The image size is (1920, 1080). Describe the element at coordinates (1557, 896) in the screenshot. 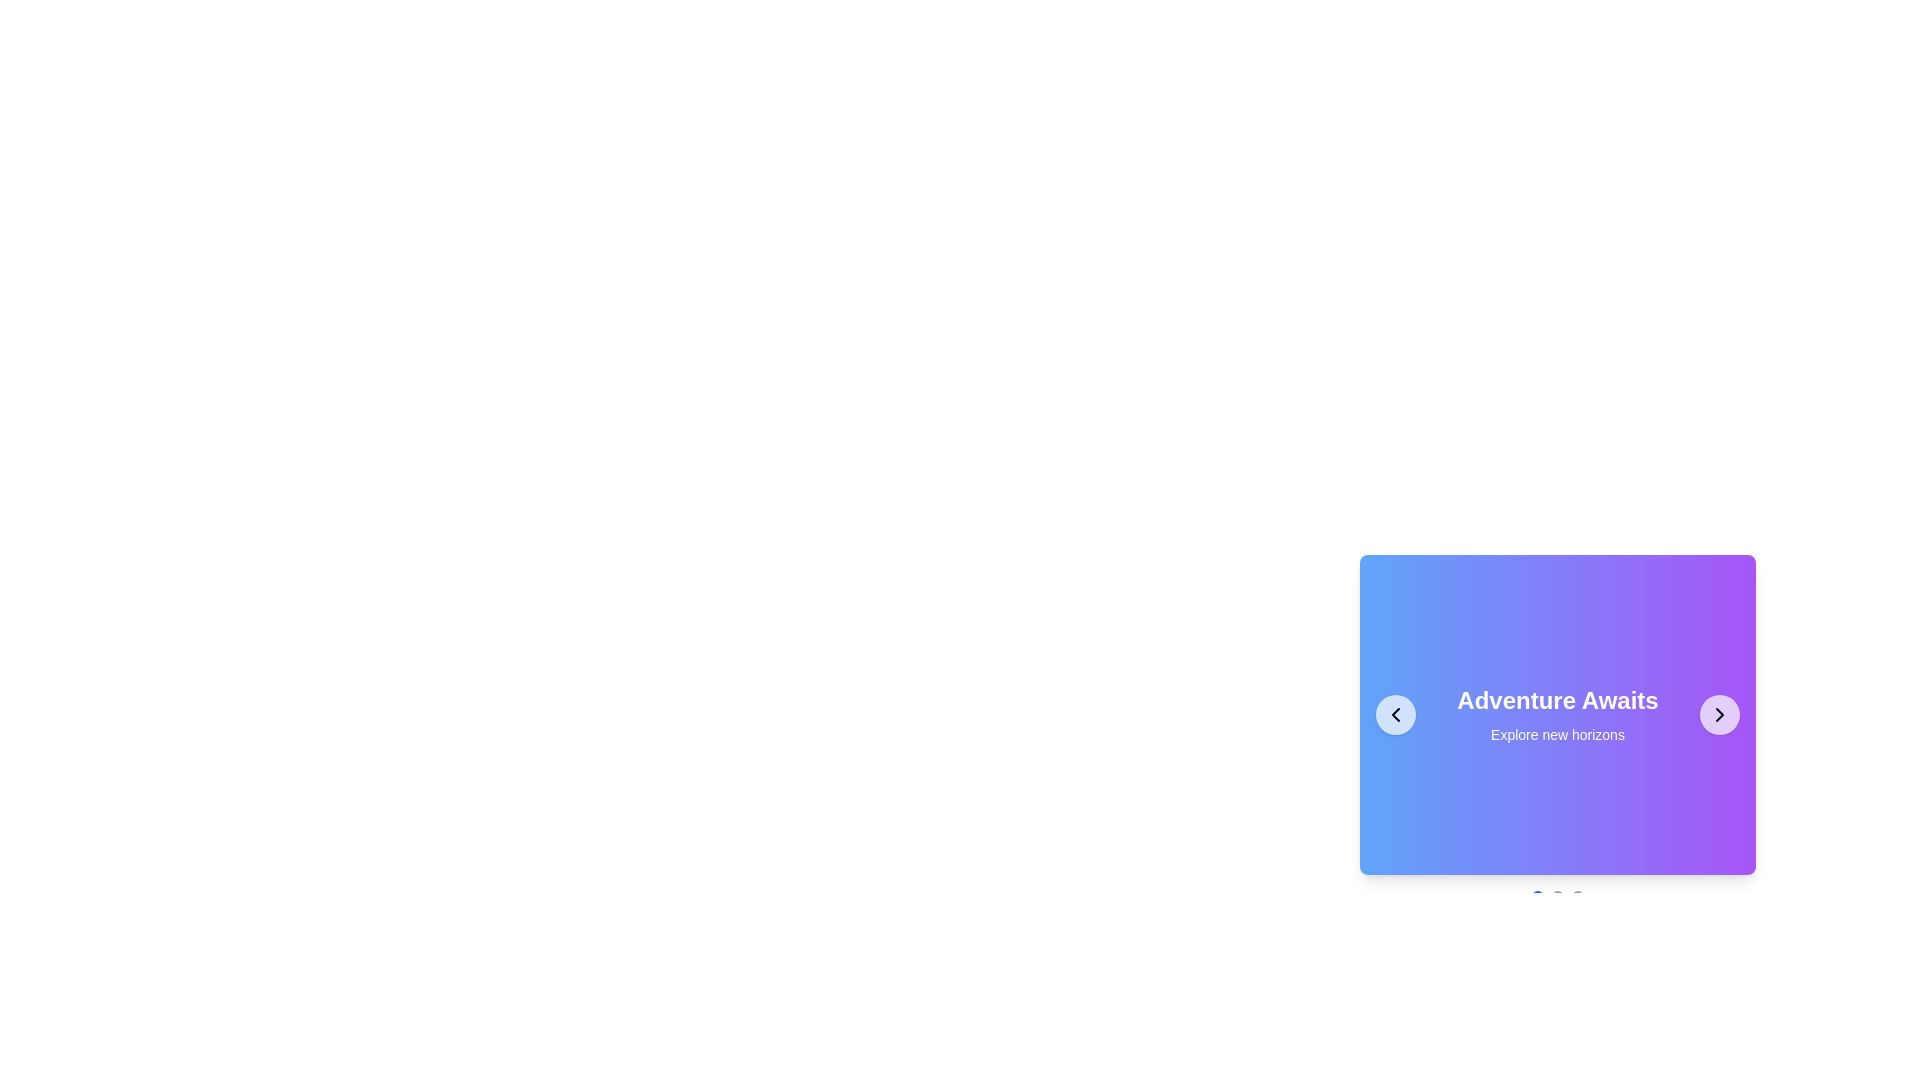

I see `the second gray circular dot in the pagination indicator row located beneath the 'Adventure Awaits' card` at that location.